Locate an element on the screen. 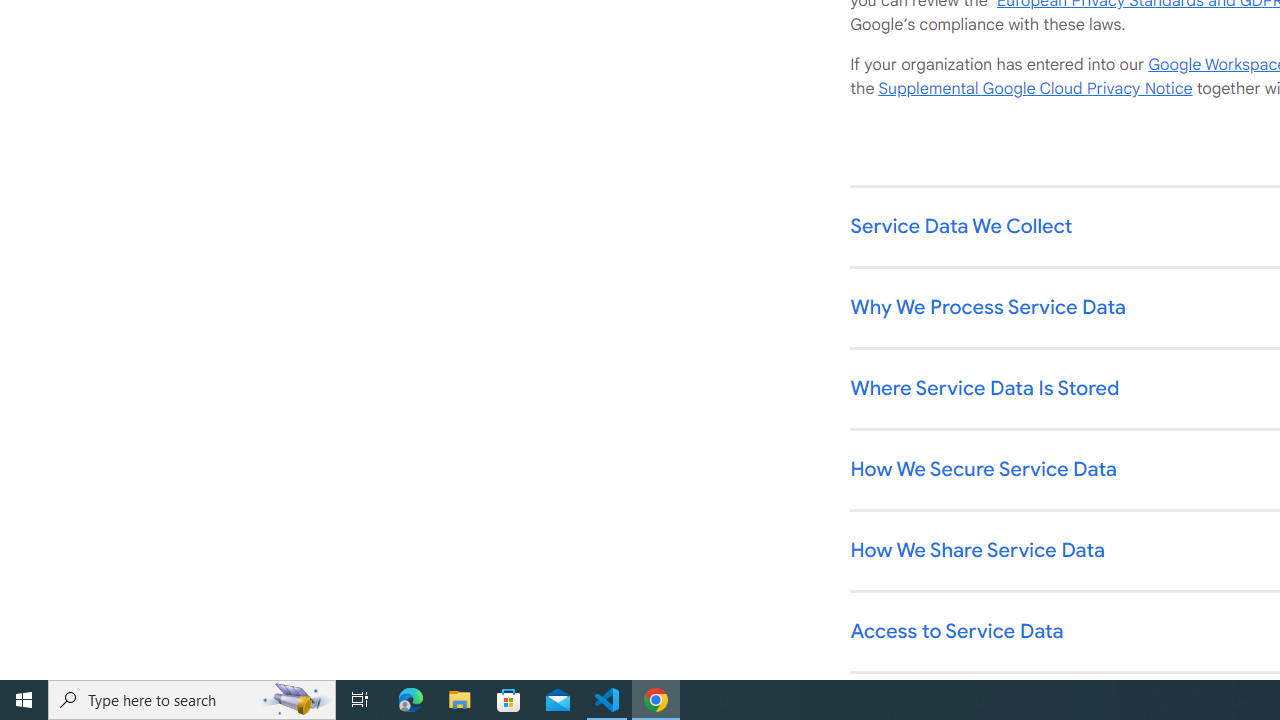 Image resolution: width=1280 pixels, height=720 pixels. 'Supplemental Google Cloud Privacy Notice' is located at coordinates (1035, 88).